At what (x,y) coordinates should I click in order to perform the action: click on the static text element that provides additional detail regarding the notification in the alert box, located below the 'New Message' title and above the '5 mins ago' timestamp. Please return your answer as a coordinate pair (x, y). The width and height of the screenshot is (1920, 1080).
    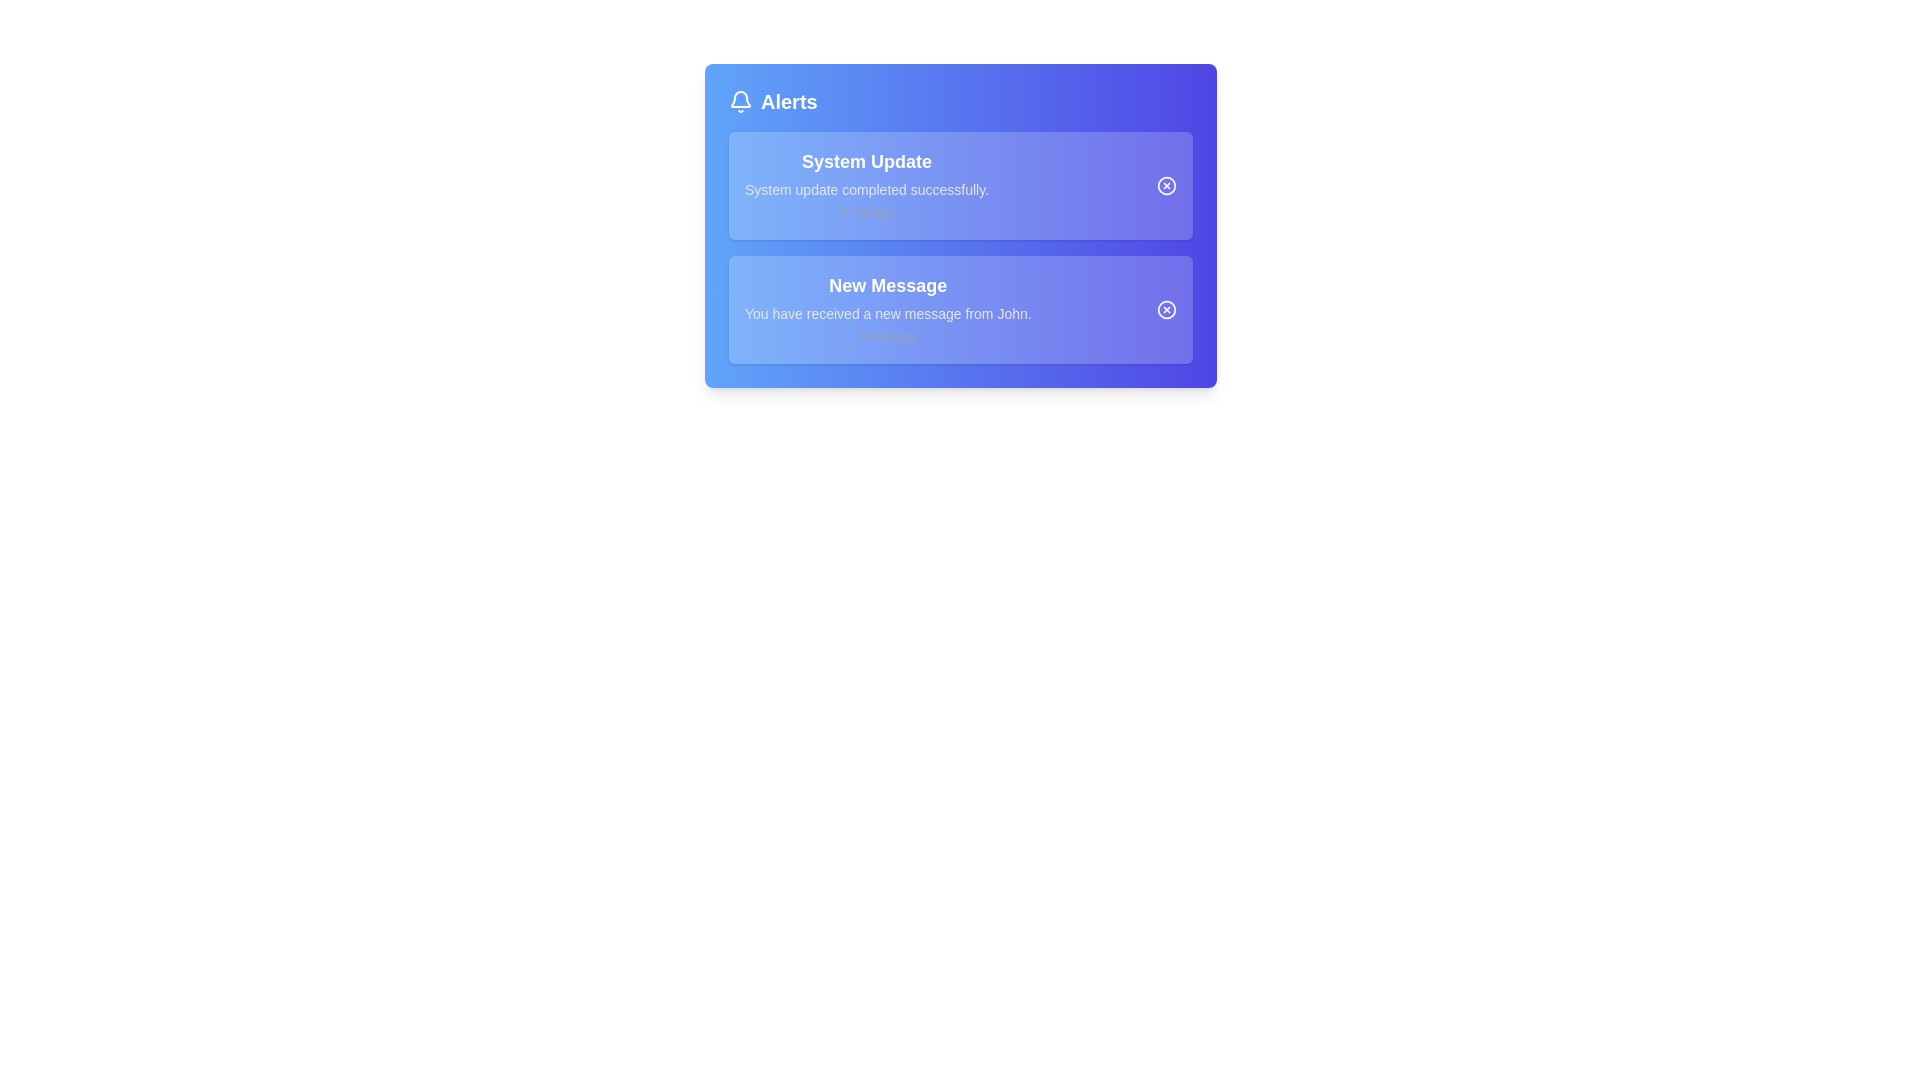
    Looking at the image, I should click on (887, 313).